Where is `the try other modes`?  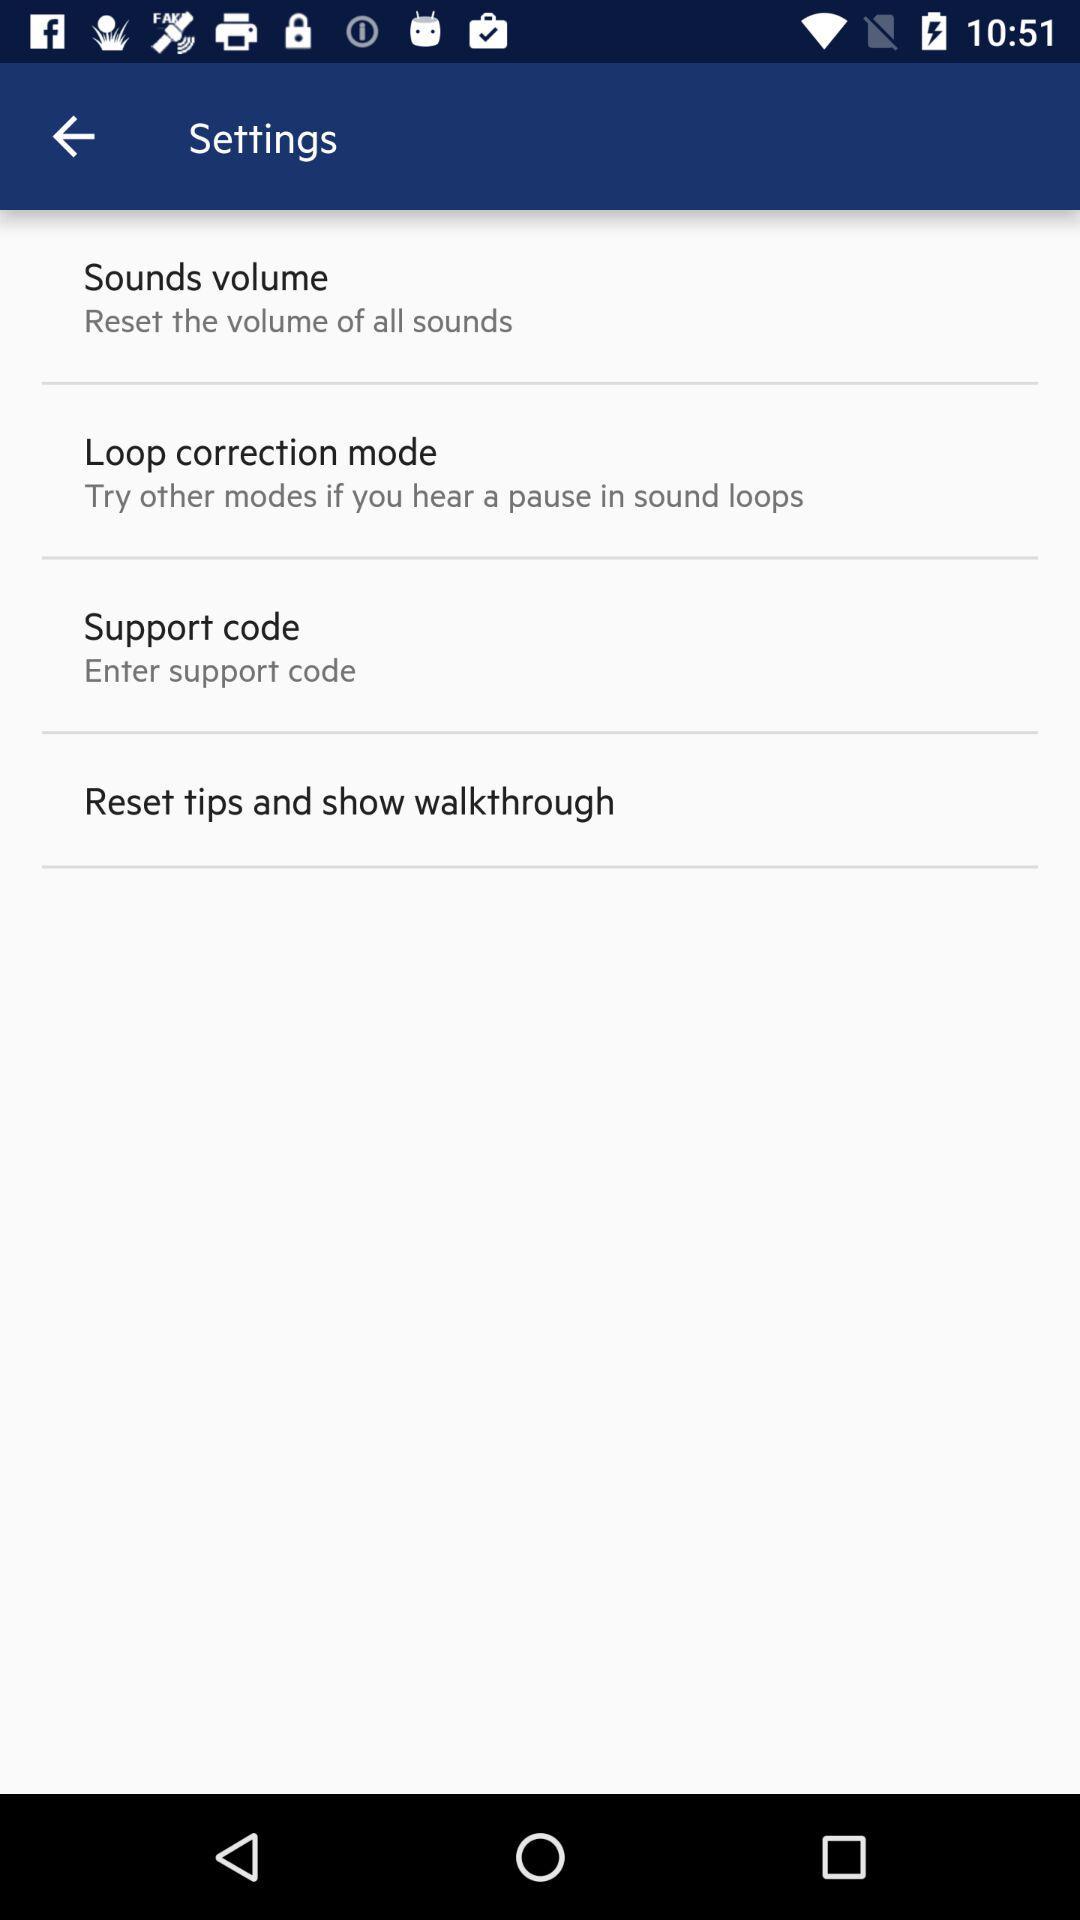 the try other modes is located at coordinates (442, 494).